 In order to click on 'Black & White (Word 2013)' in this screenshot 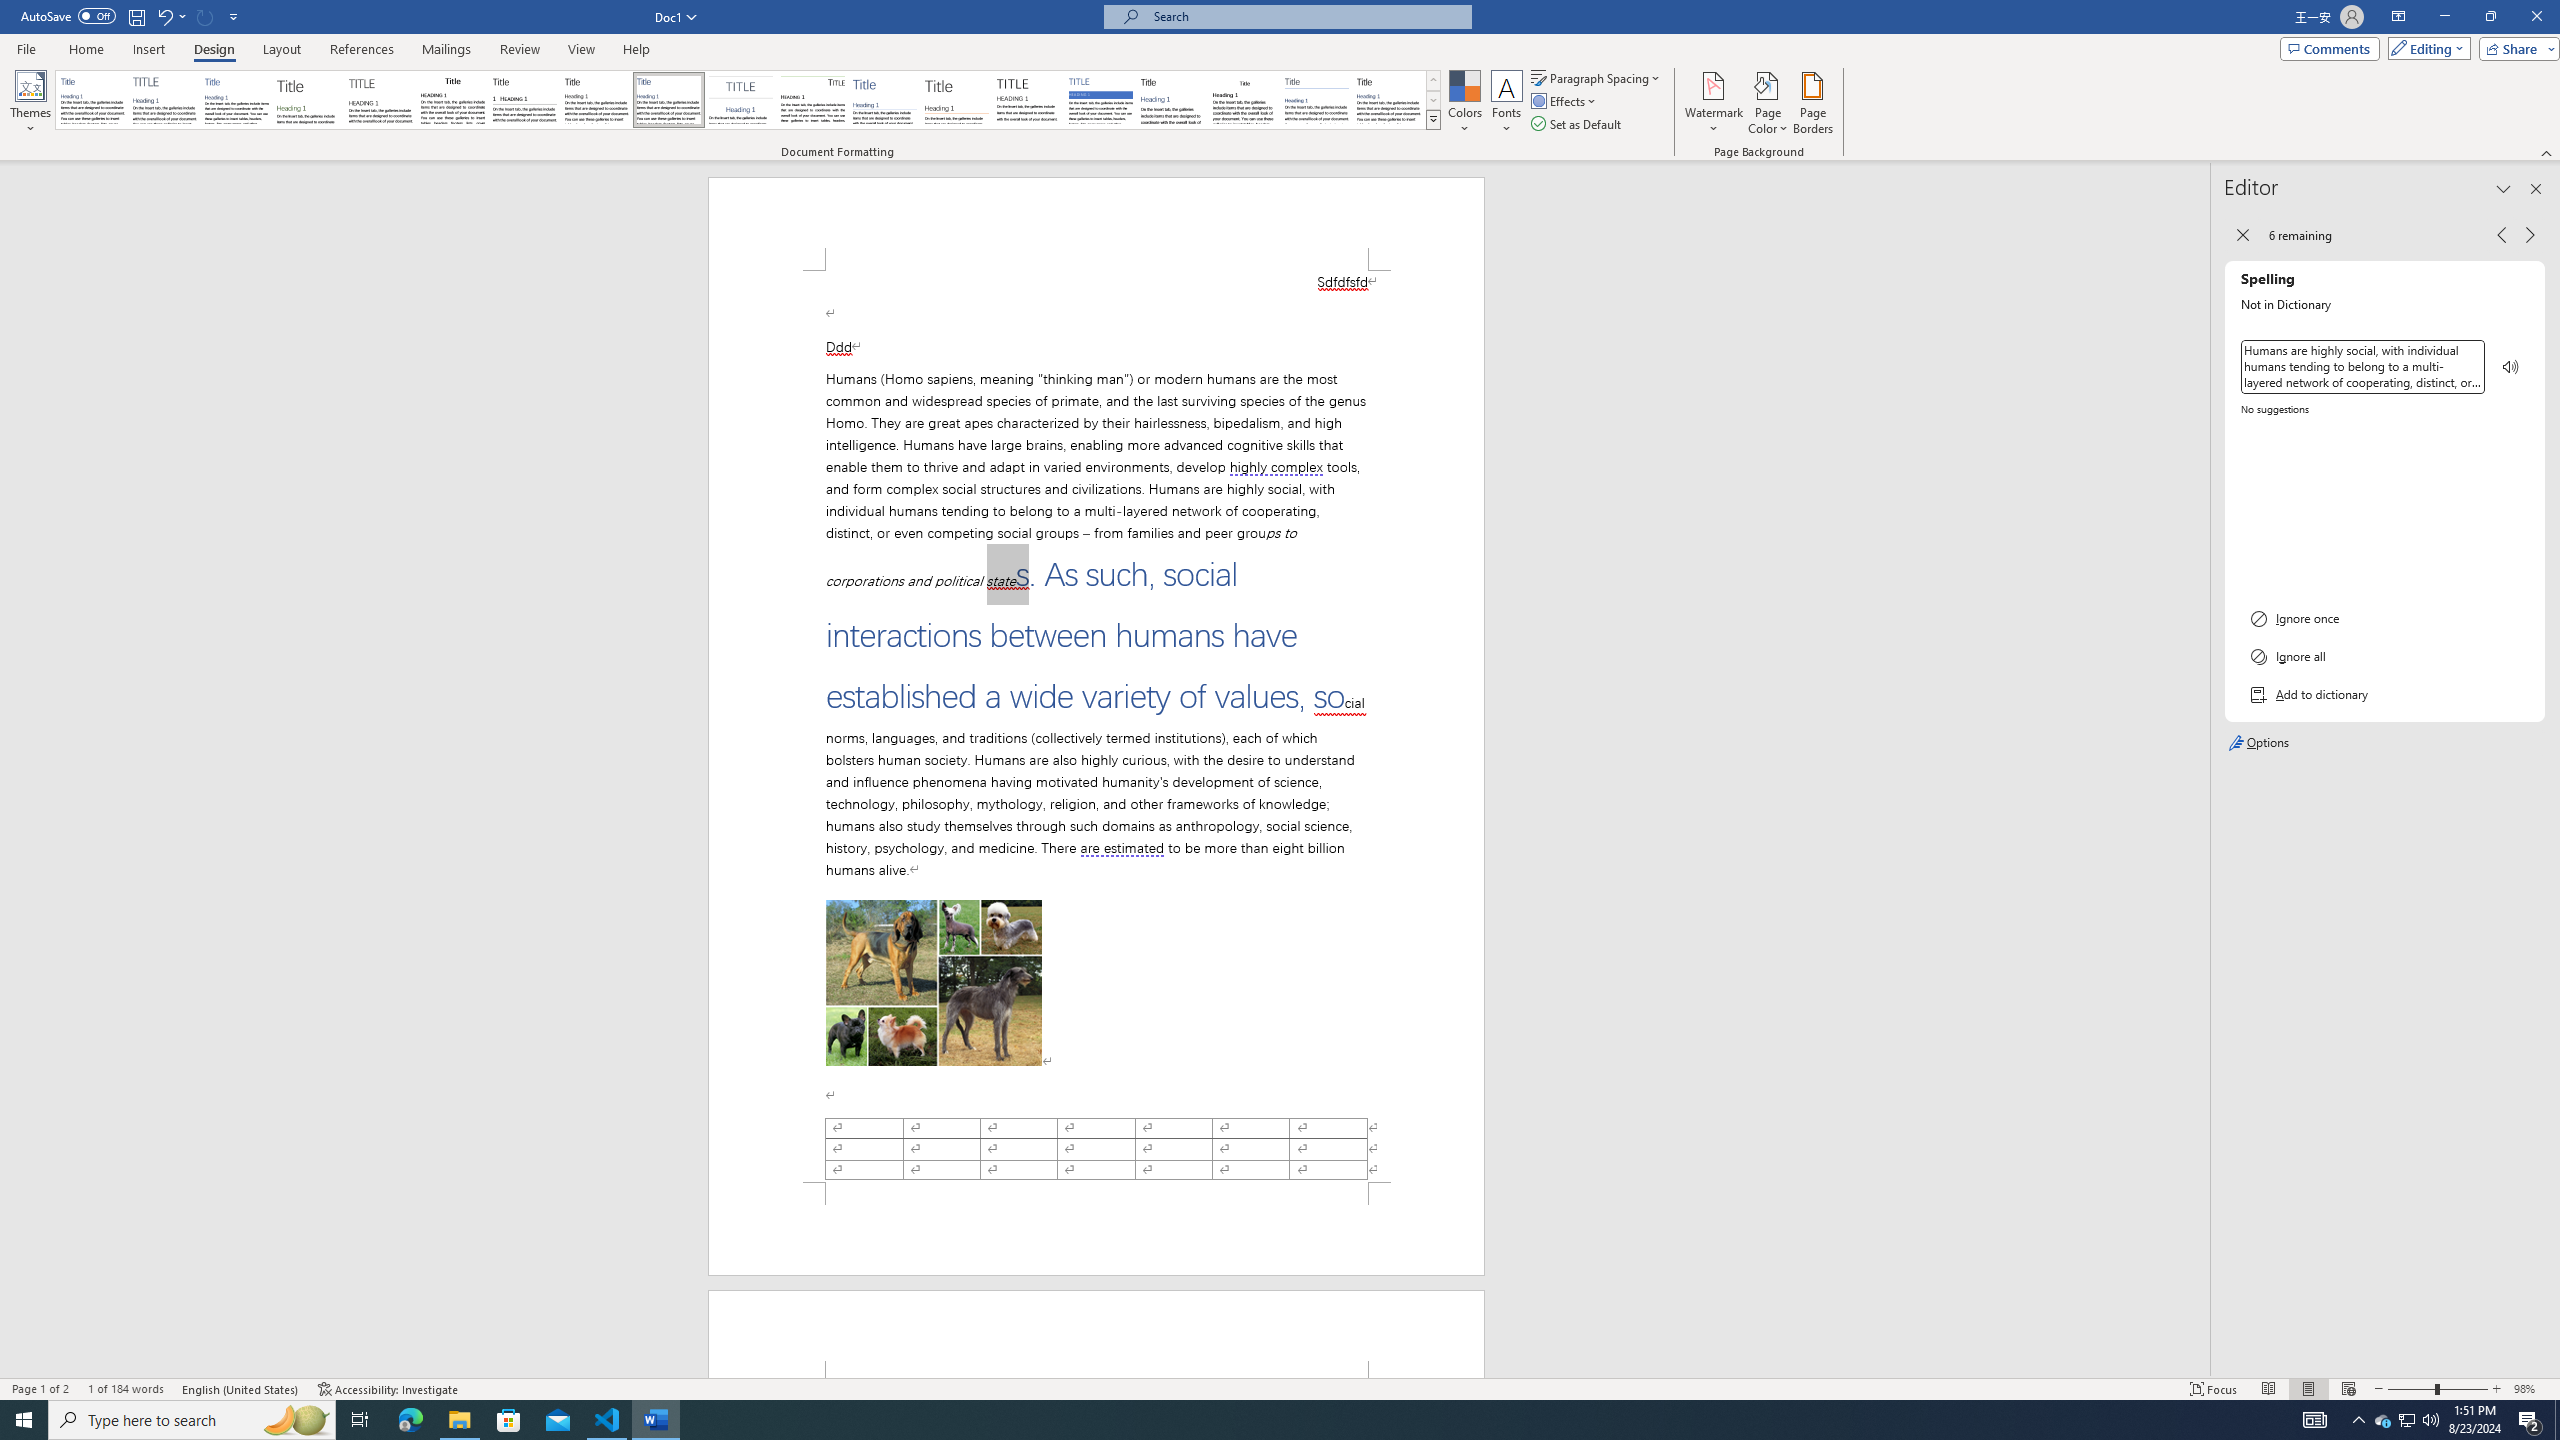, I will do `click(595, 99)`.